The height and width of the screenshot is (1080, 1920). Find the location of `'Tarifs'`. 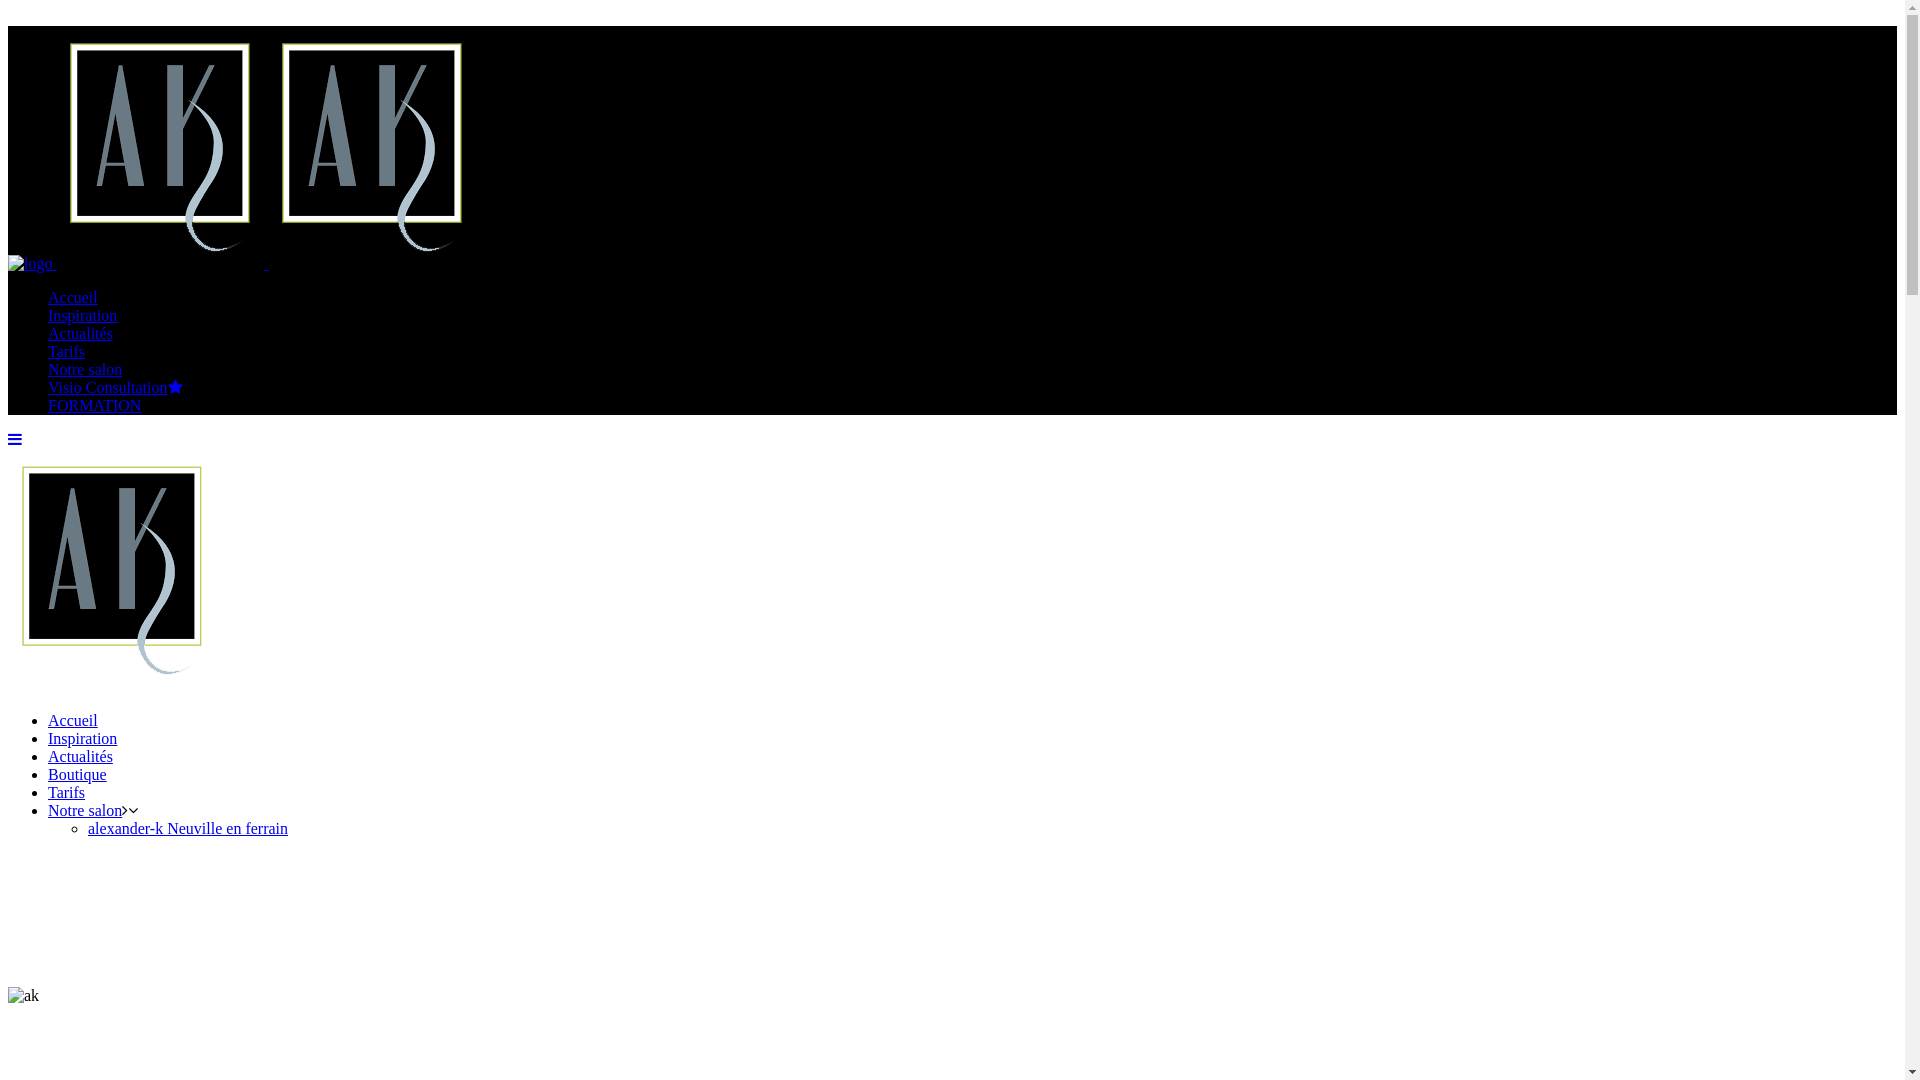

'Tarifs' is located at coordinates (48, 791).